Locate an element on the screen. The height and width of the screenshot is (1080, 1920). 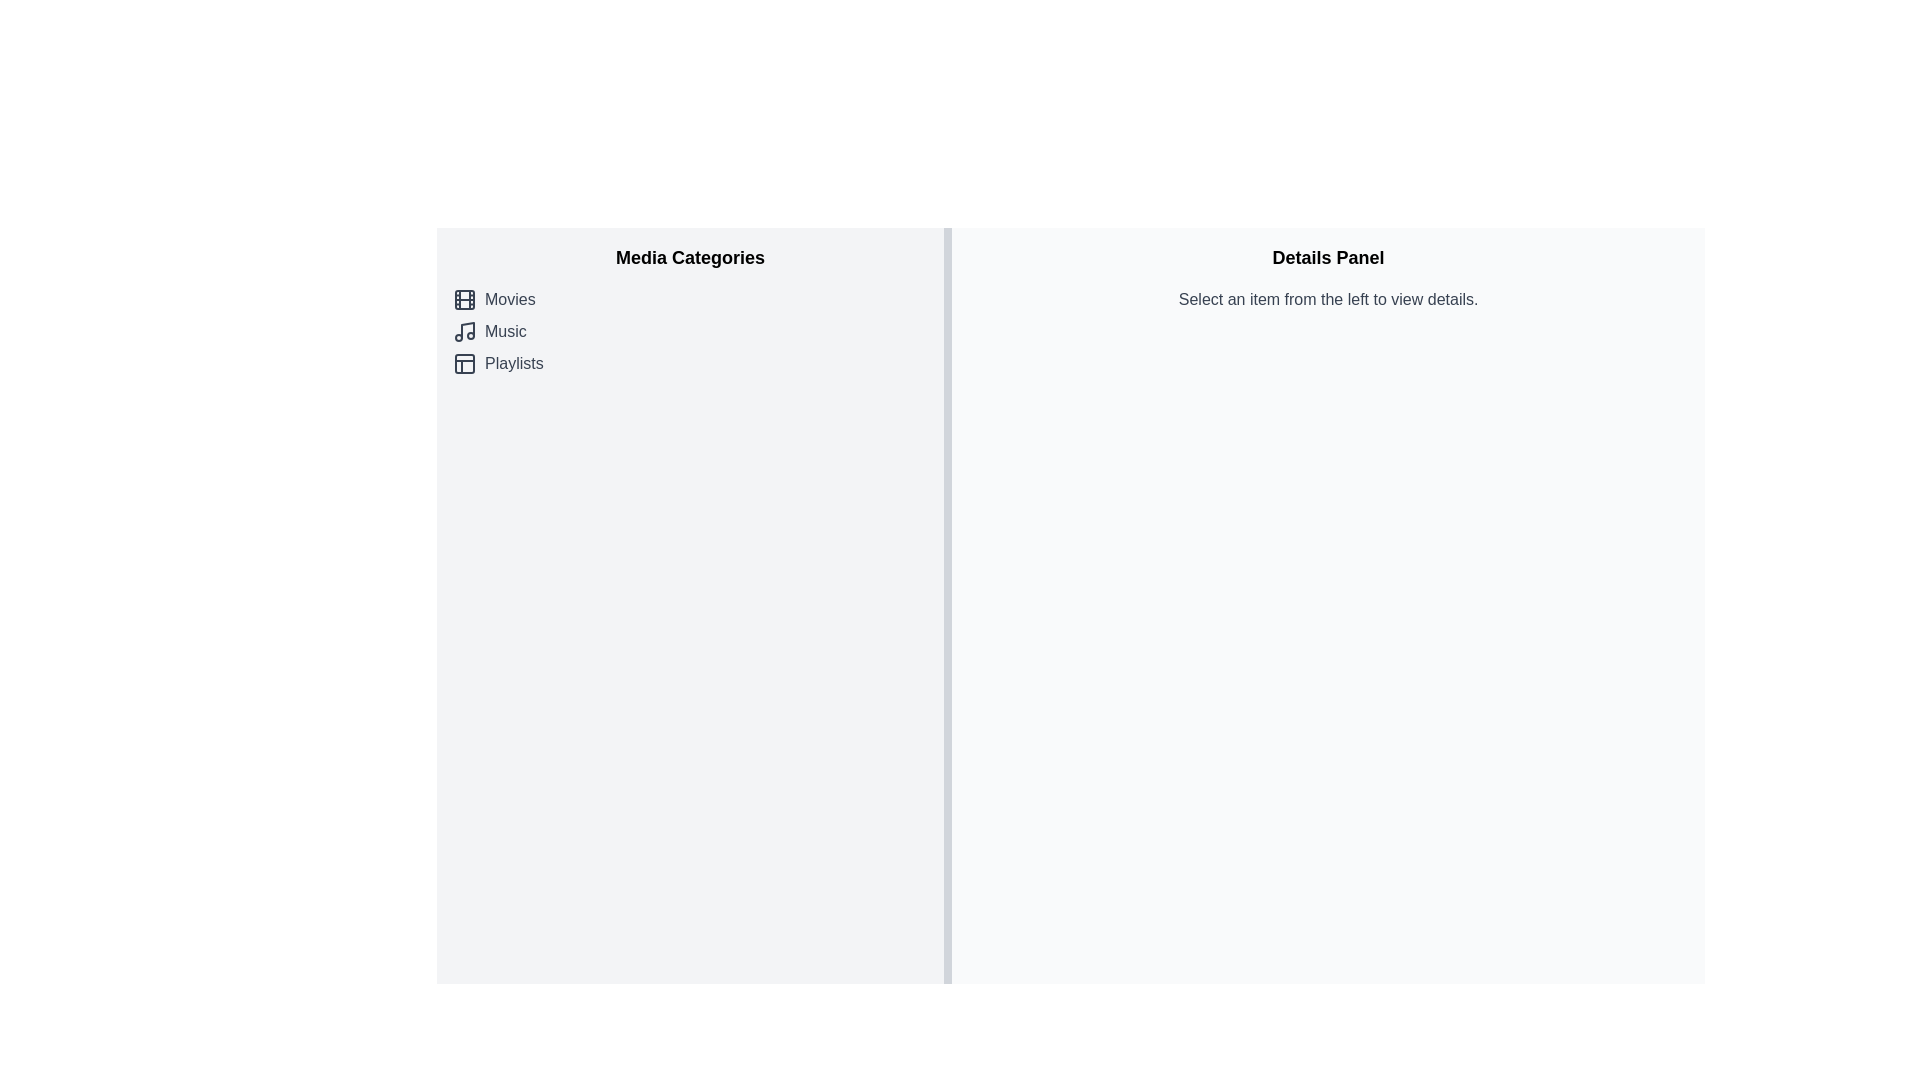
the textual label displaying the word 'Music' is located at coordinates (505, 330).